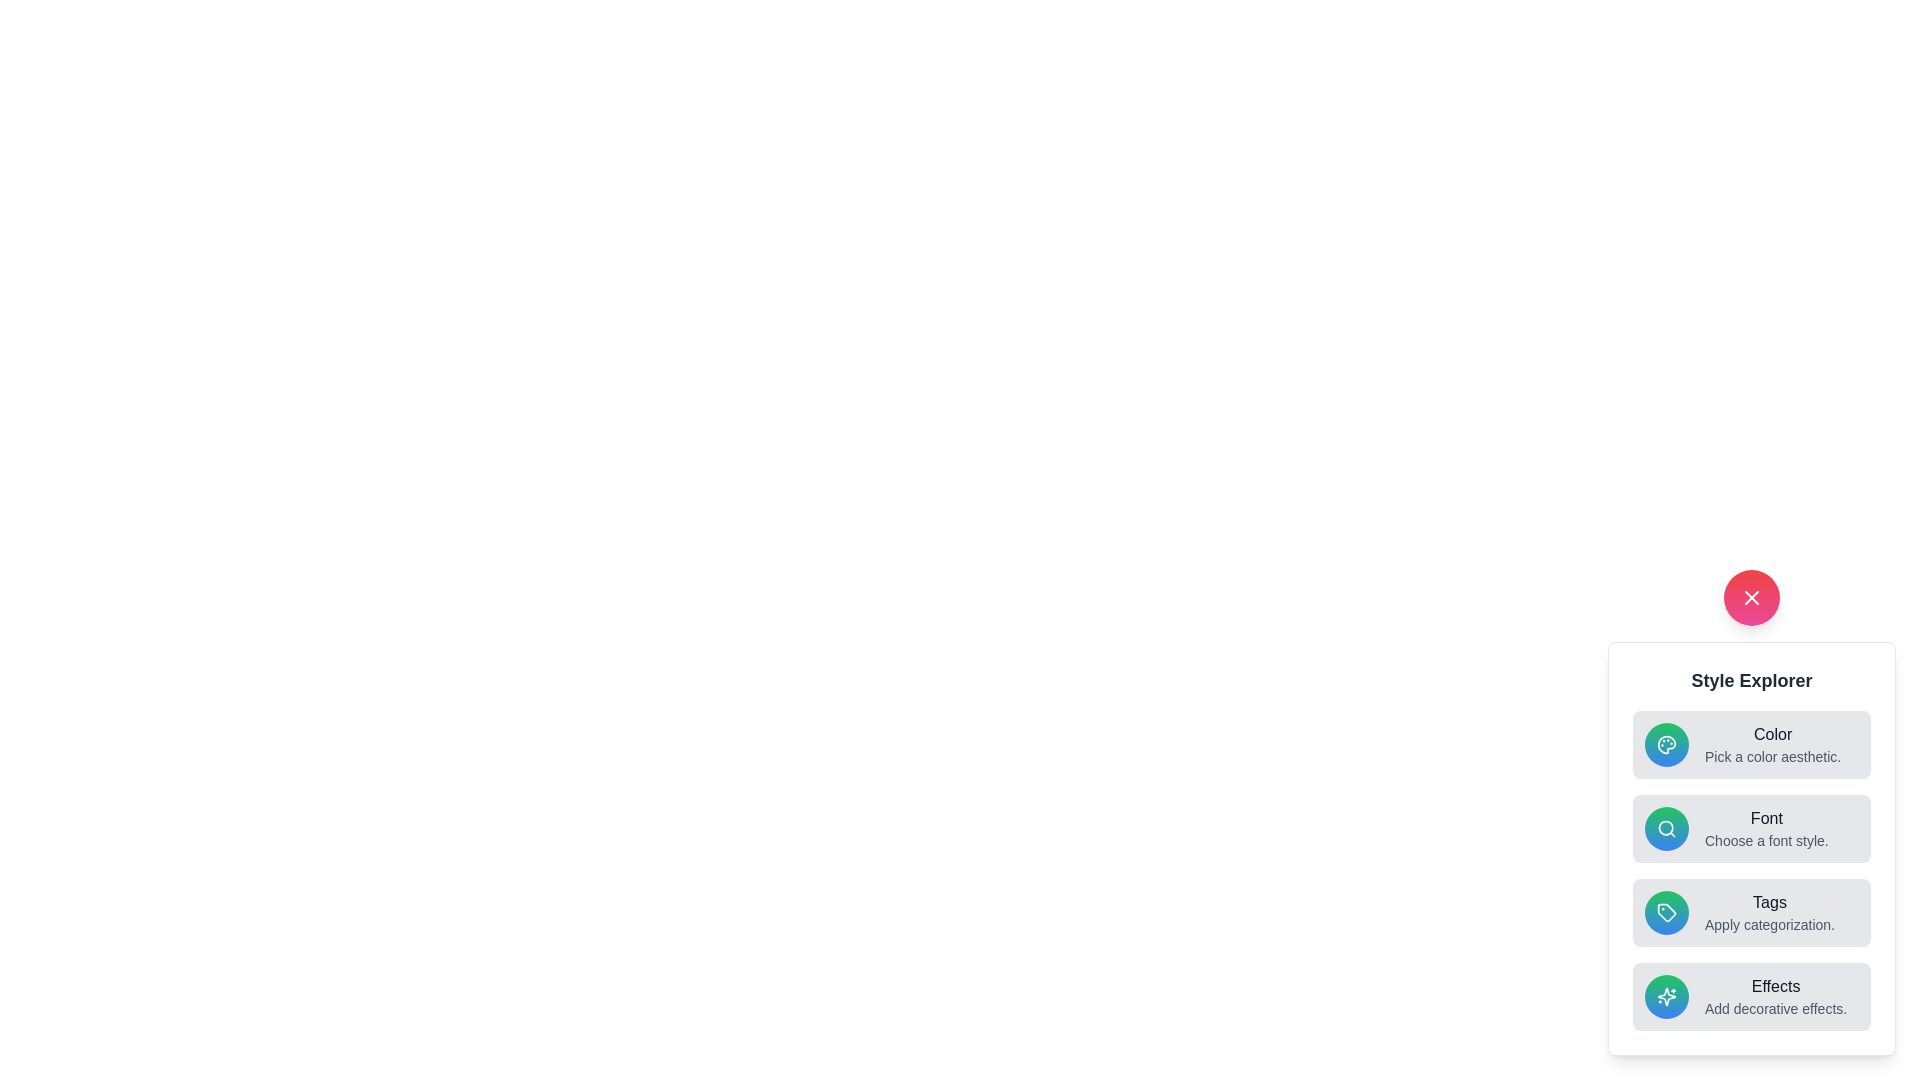  I want to click on the style option labeled Tags to view its hover effect, so click(1751, 913).